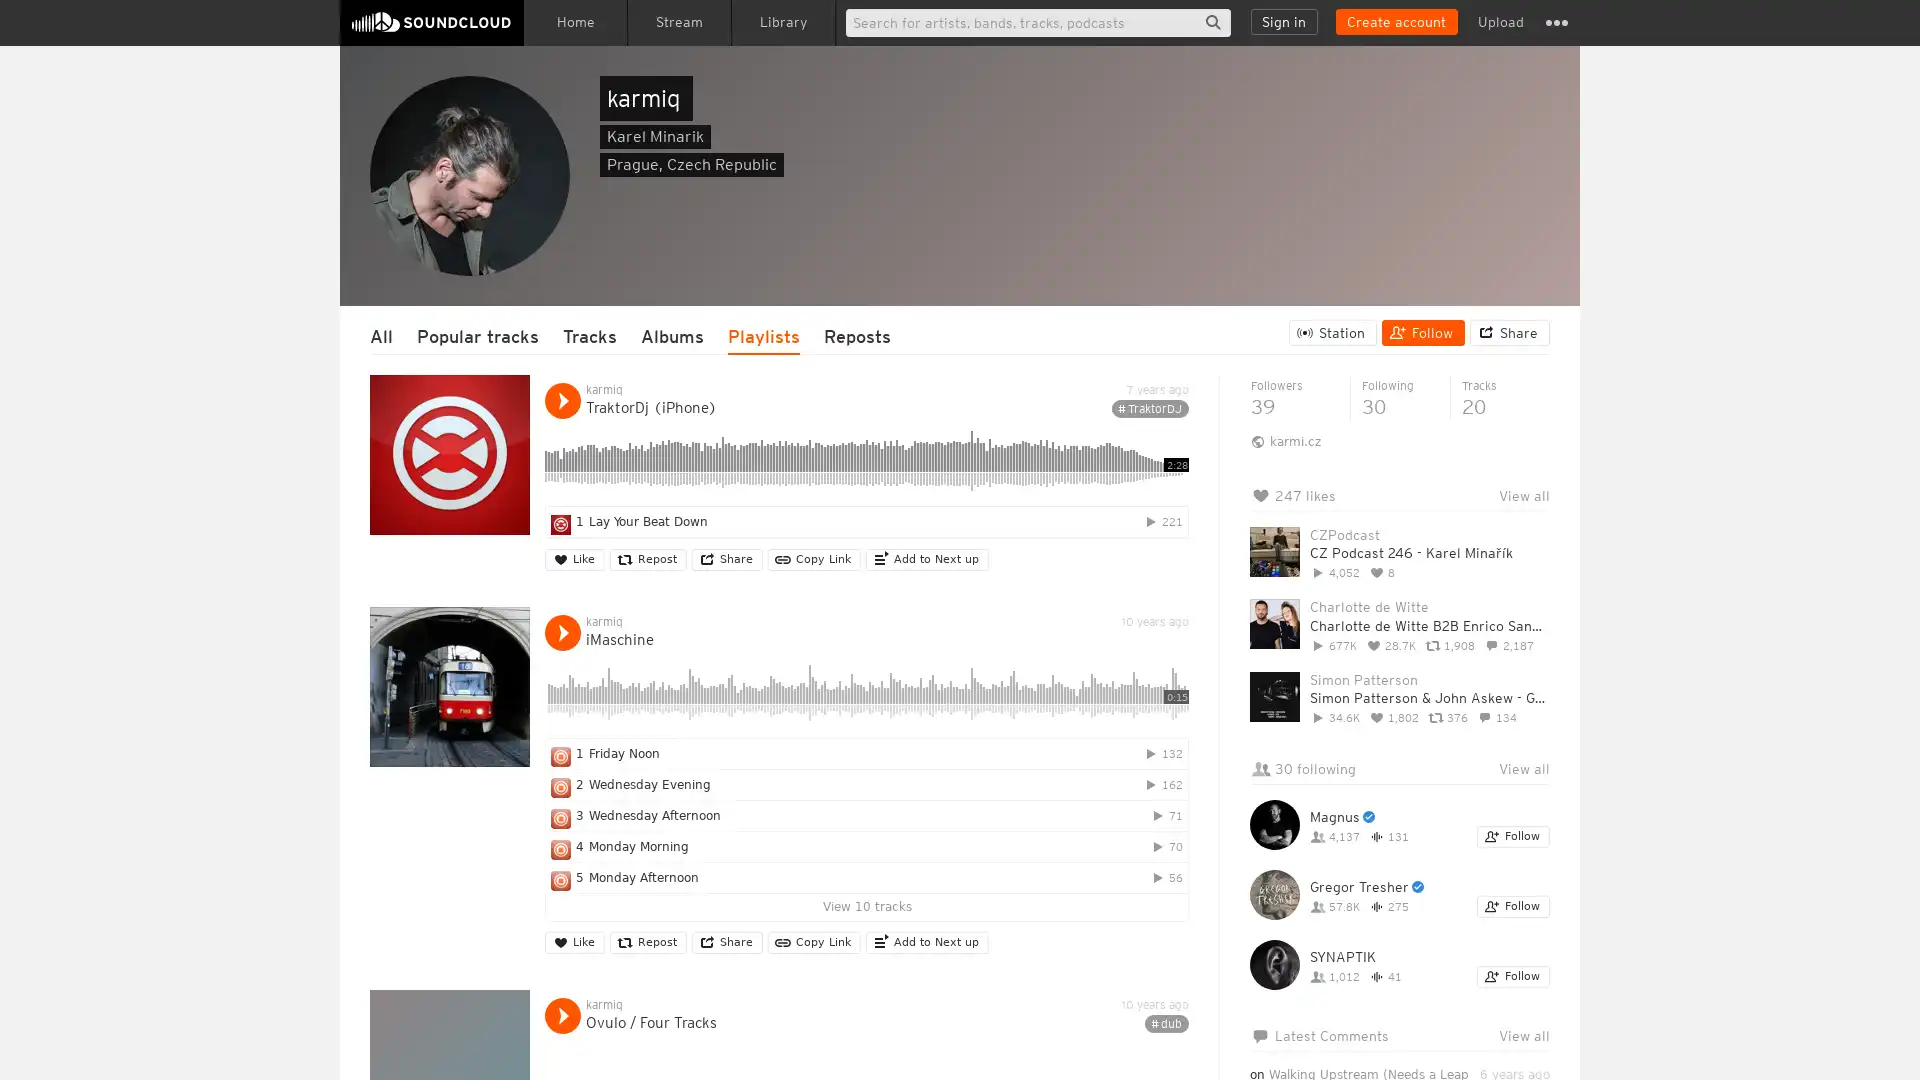 This screenshot has width=1920, height=1080. What do you see at coordinates (574, 942) in the screenshot?
I see `Like` at bounding box center [574, 942].